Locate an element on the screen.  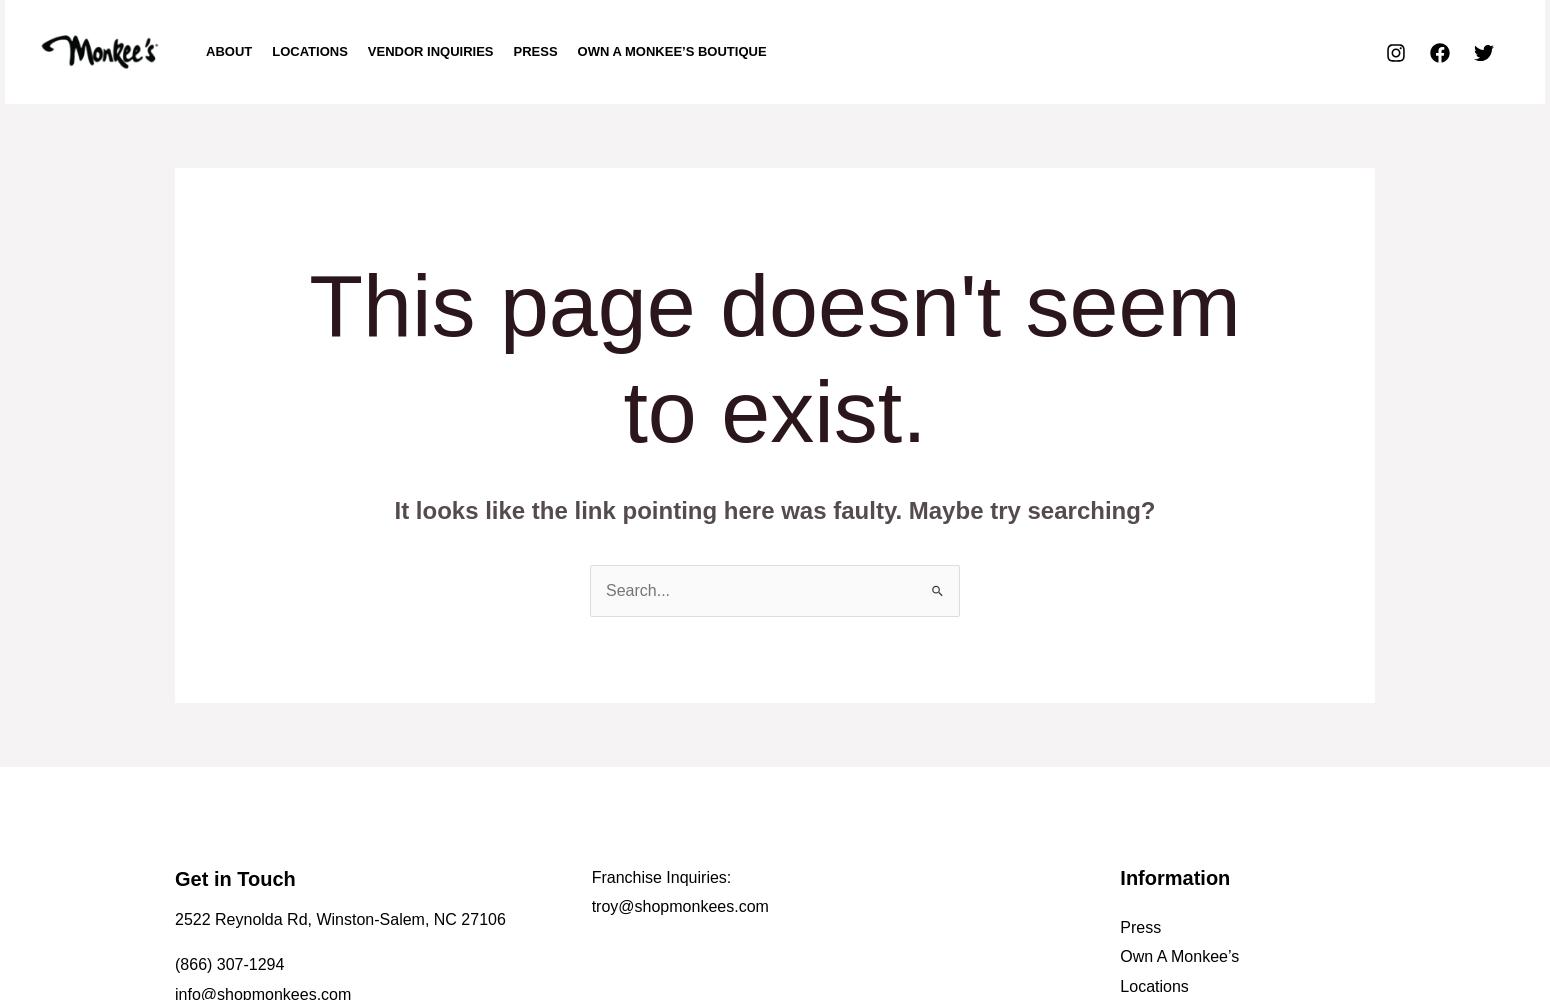
'troy@shopmonkees.com' is located at coordinates (678, 906).